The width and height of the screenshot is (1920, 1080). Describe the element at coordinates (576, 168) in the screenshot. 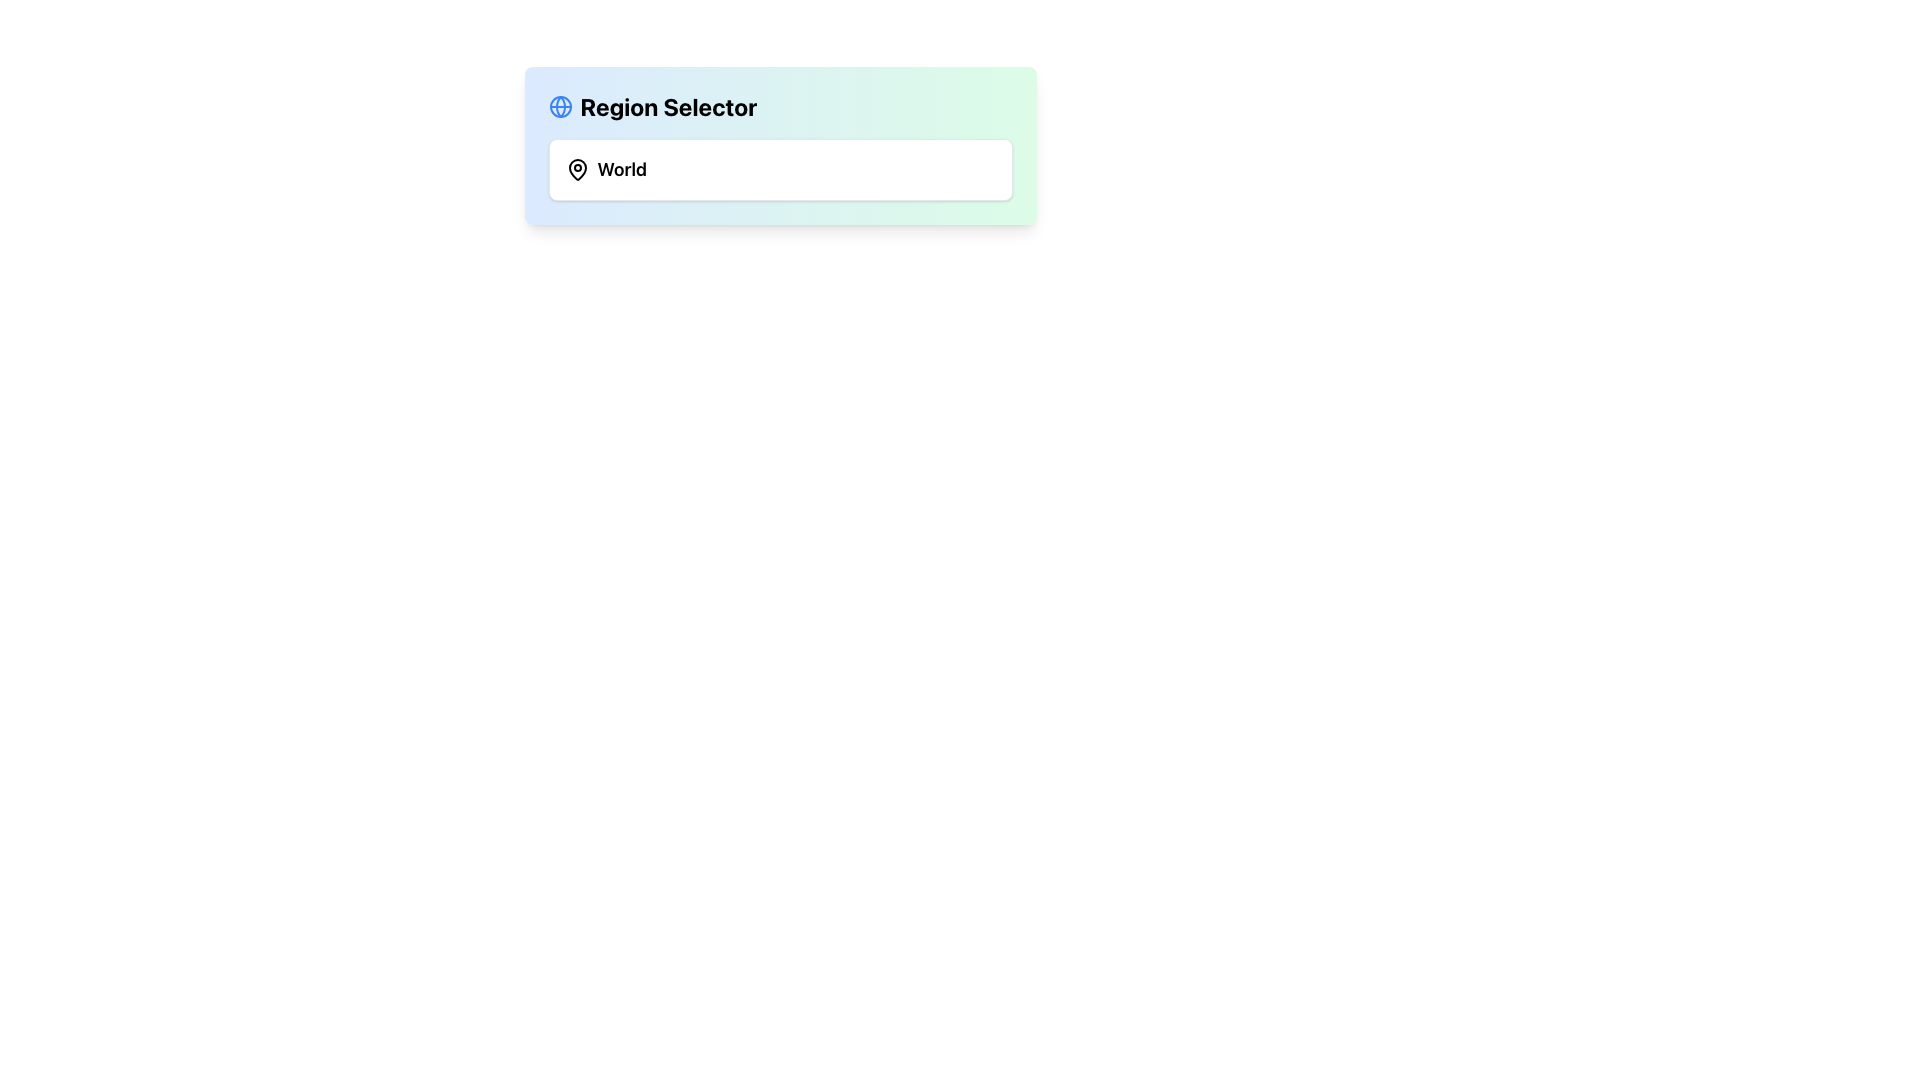

I see `the pin icon located to the left of the text 'World' within the 'Region Selector' card` at that location.